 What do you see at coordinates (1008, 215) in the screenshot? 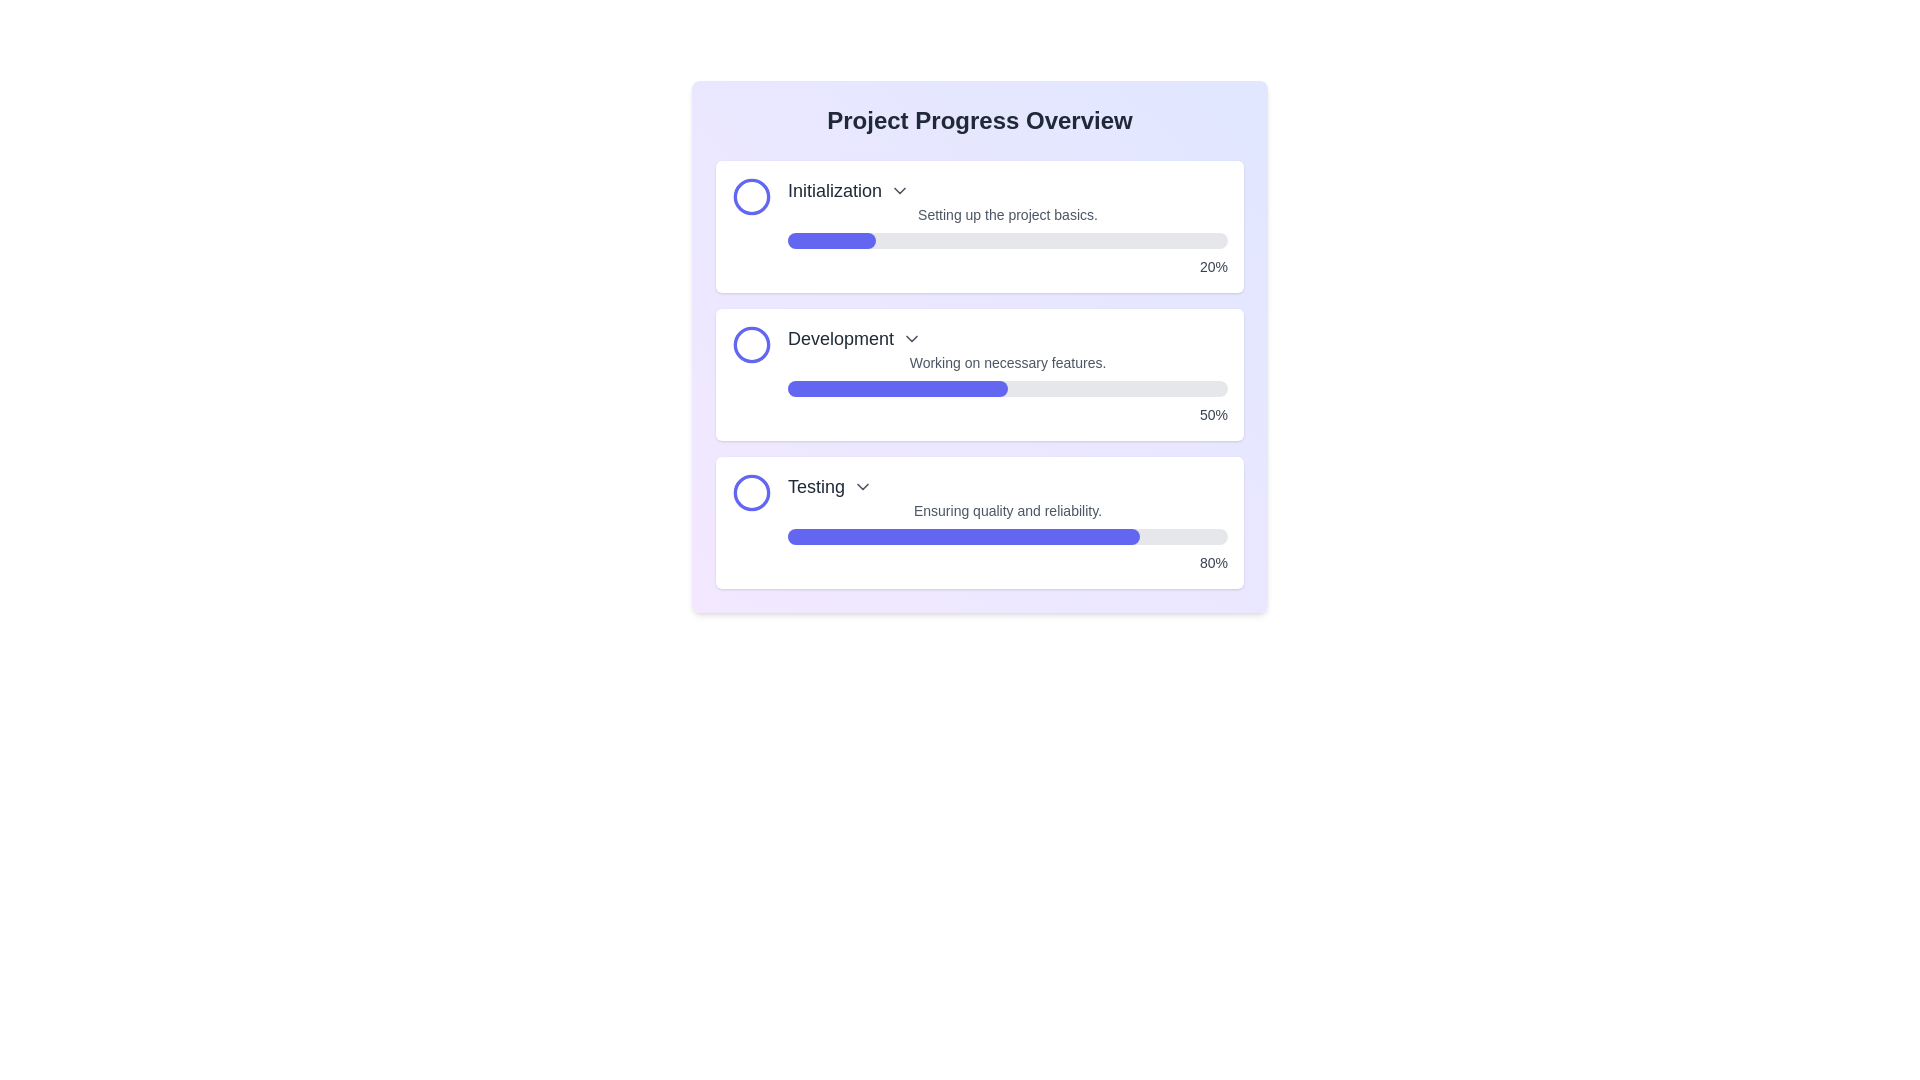
I see `the static text reading 'Setting up the project basics.' located inside the 'Initialization' card in the progress tracker UI` at bounding box center [1008, 215].